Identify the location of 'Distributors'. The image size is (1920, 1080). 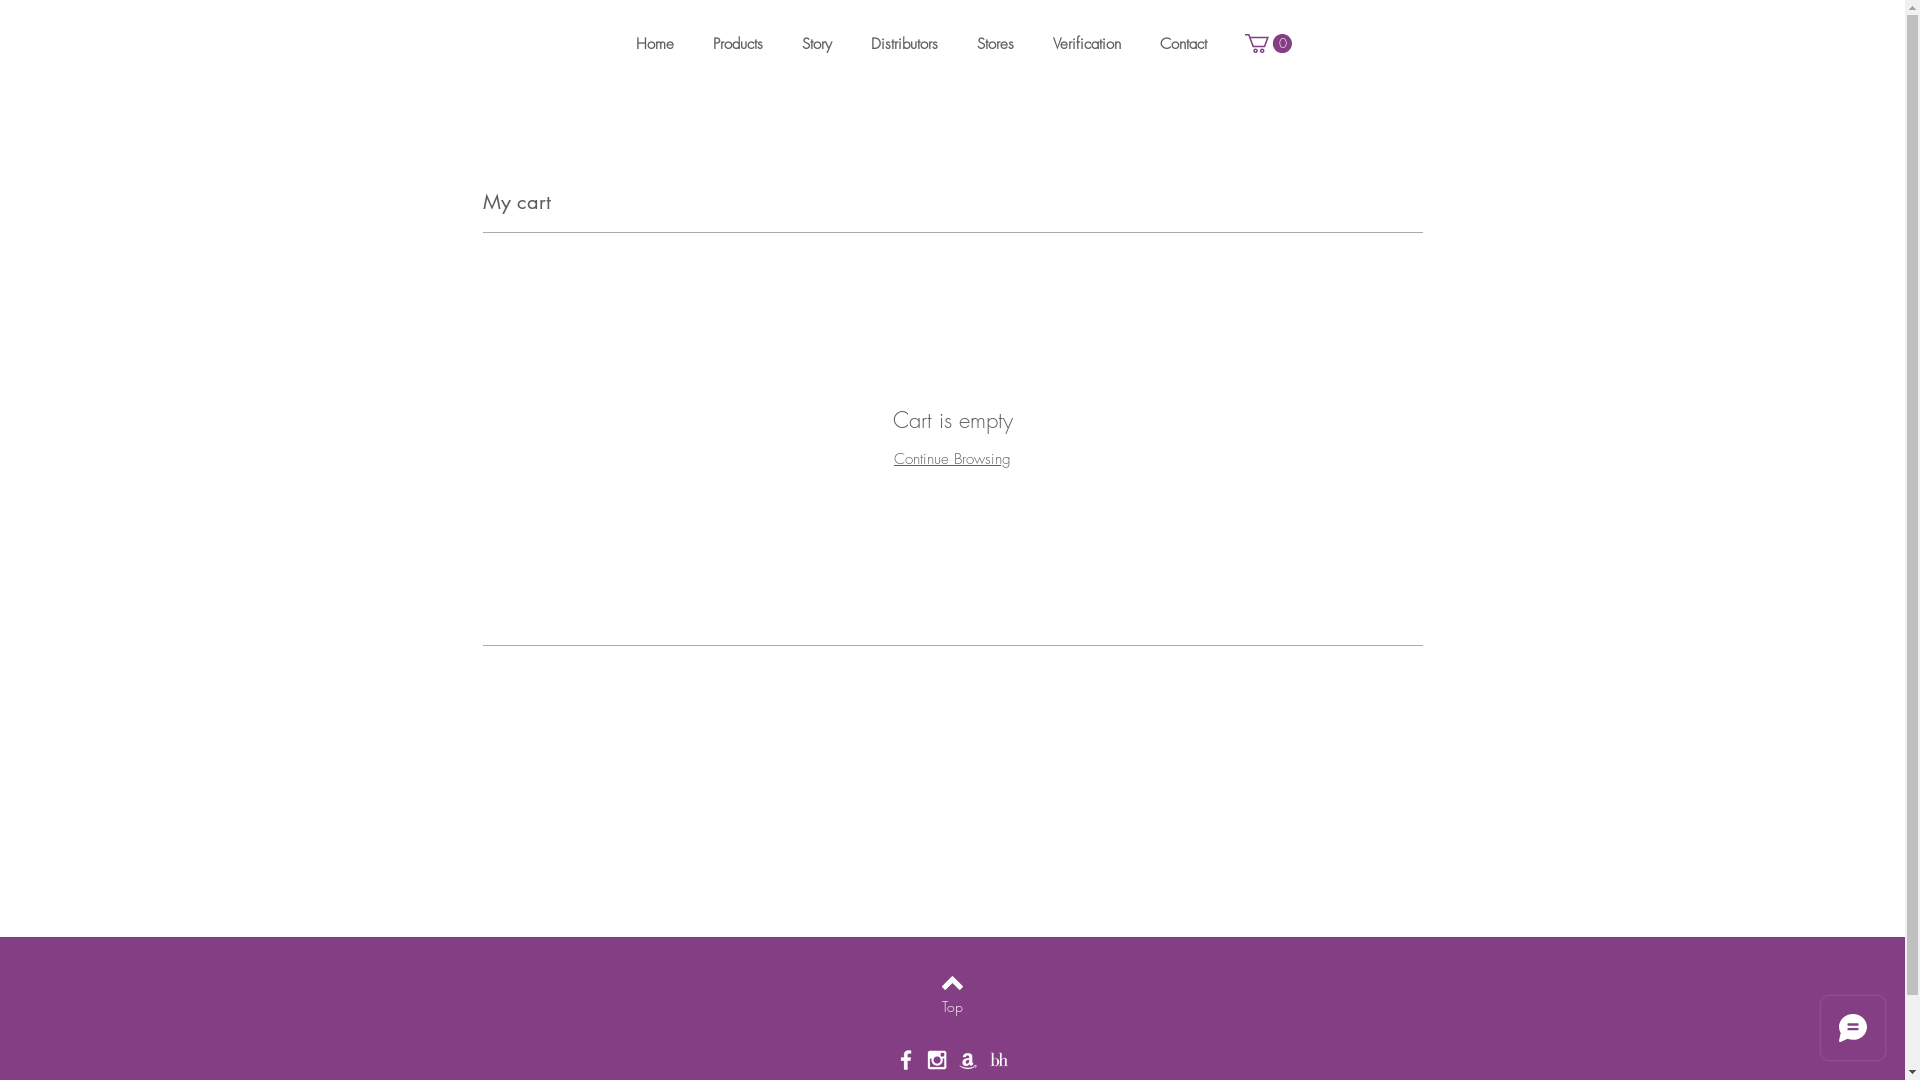
(906, 44).